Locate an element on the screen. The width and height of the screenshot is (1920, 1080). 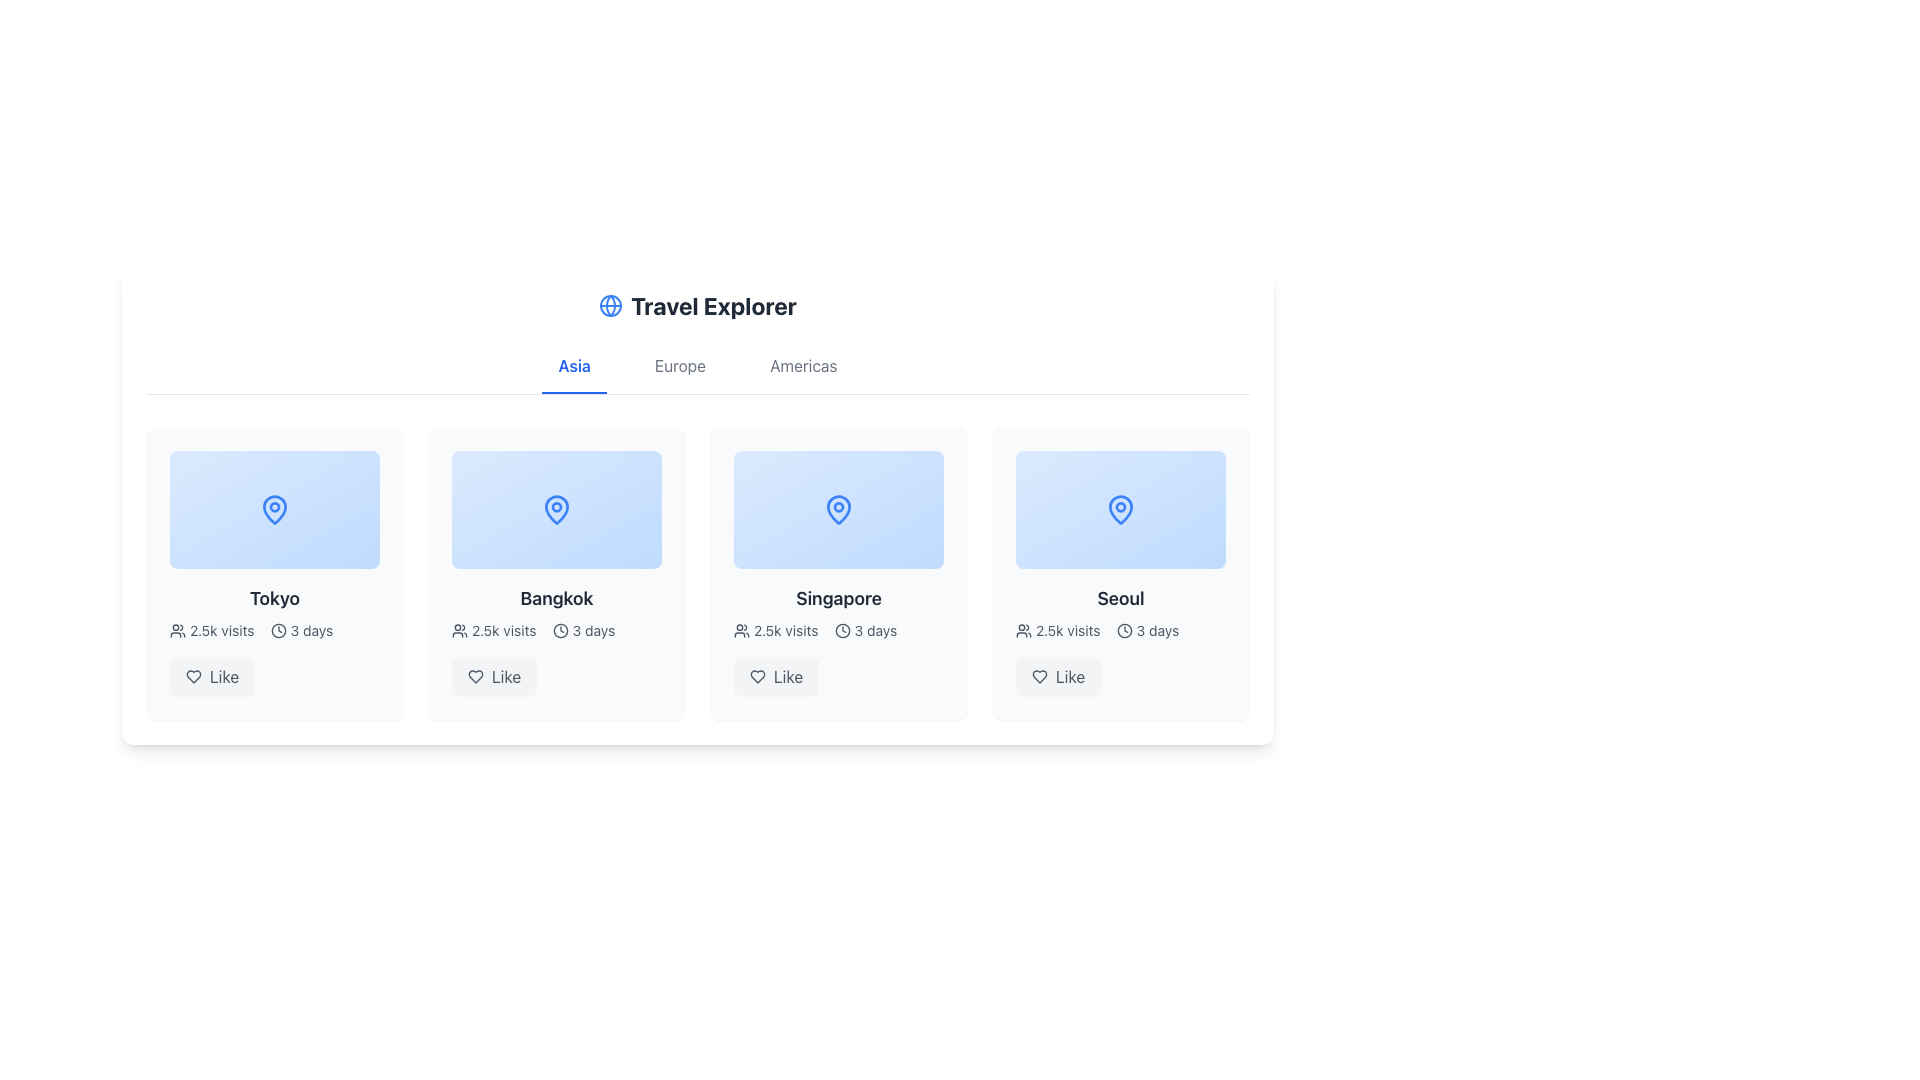
the 'Like' button with a heart icon located at the bottom of the 'Bangkok' card to express a like for the card is located at coordinates (494, 676).